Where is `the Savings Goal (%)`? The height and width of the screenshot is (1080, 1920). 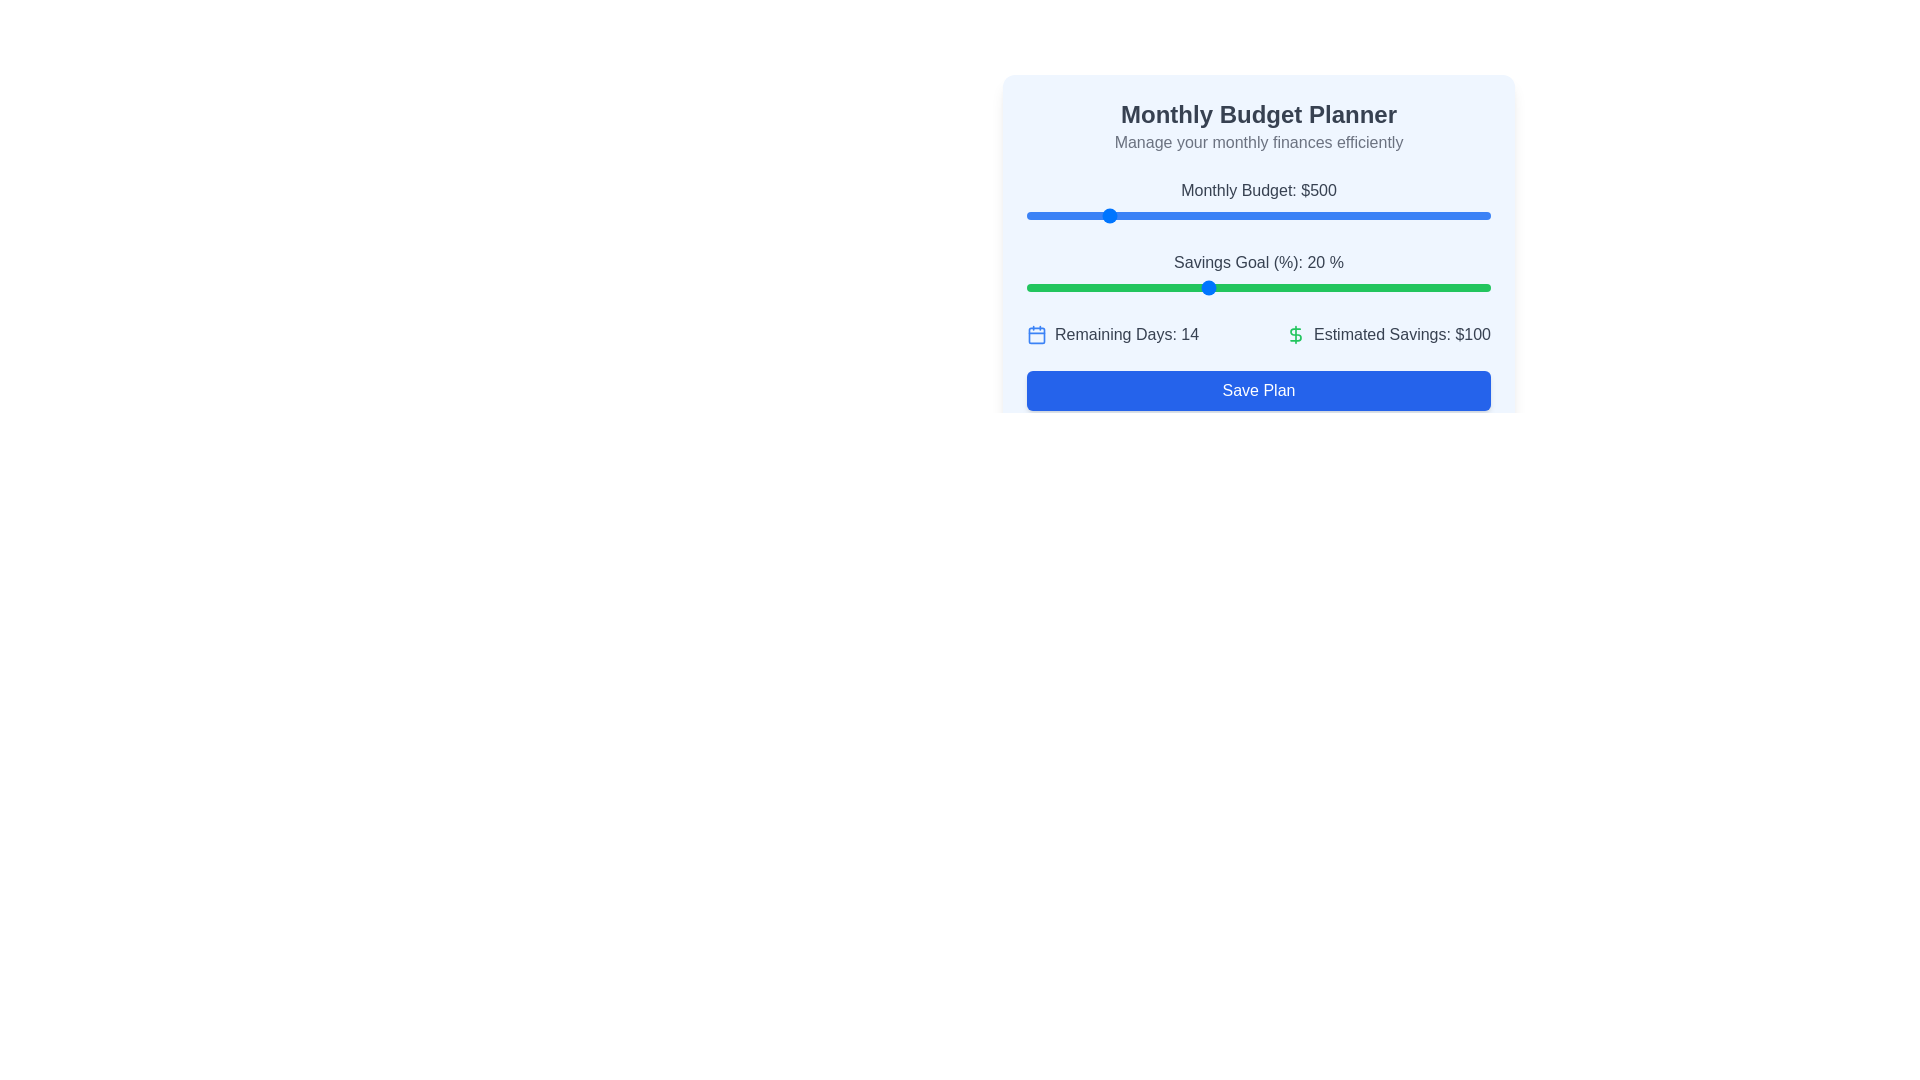
the Savings Goal (%) is located at coordinates (1224, 288).